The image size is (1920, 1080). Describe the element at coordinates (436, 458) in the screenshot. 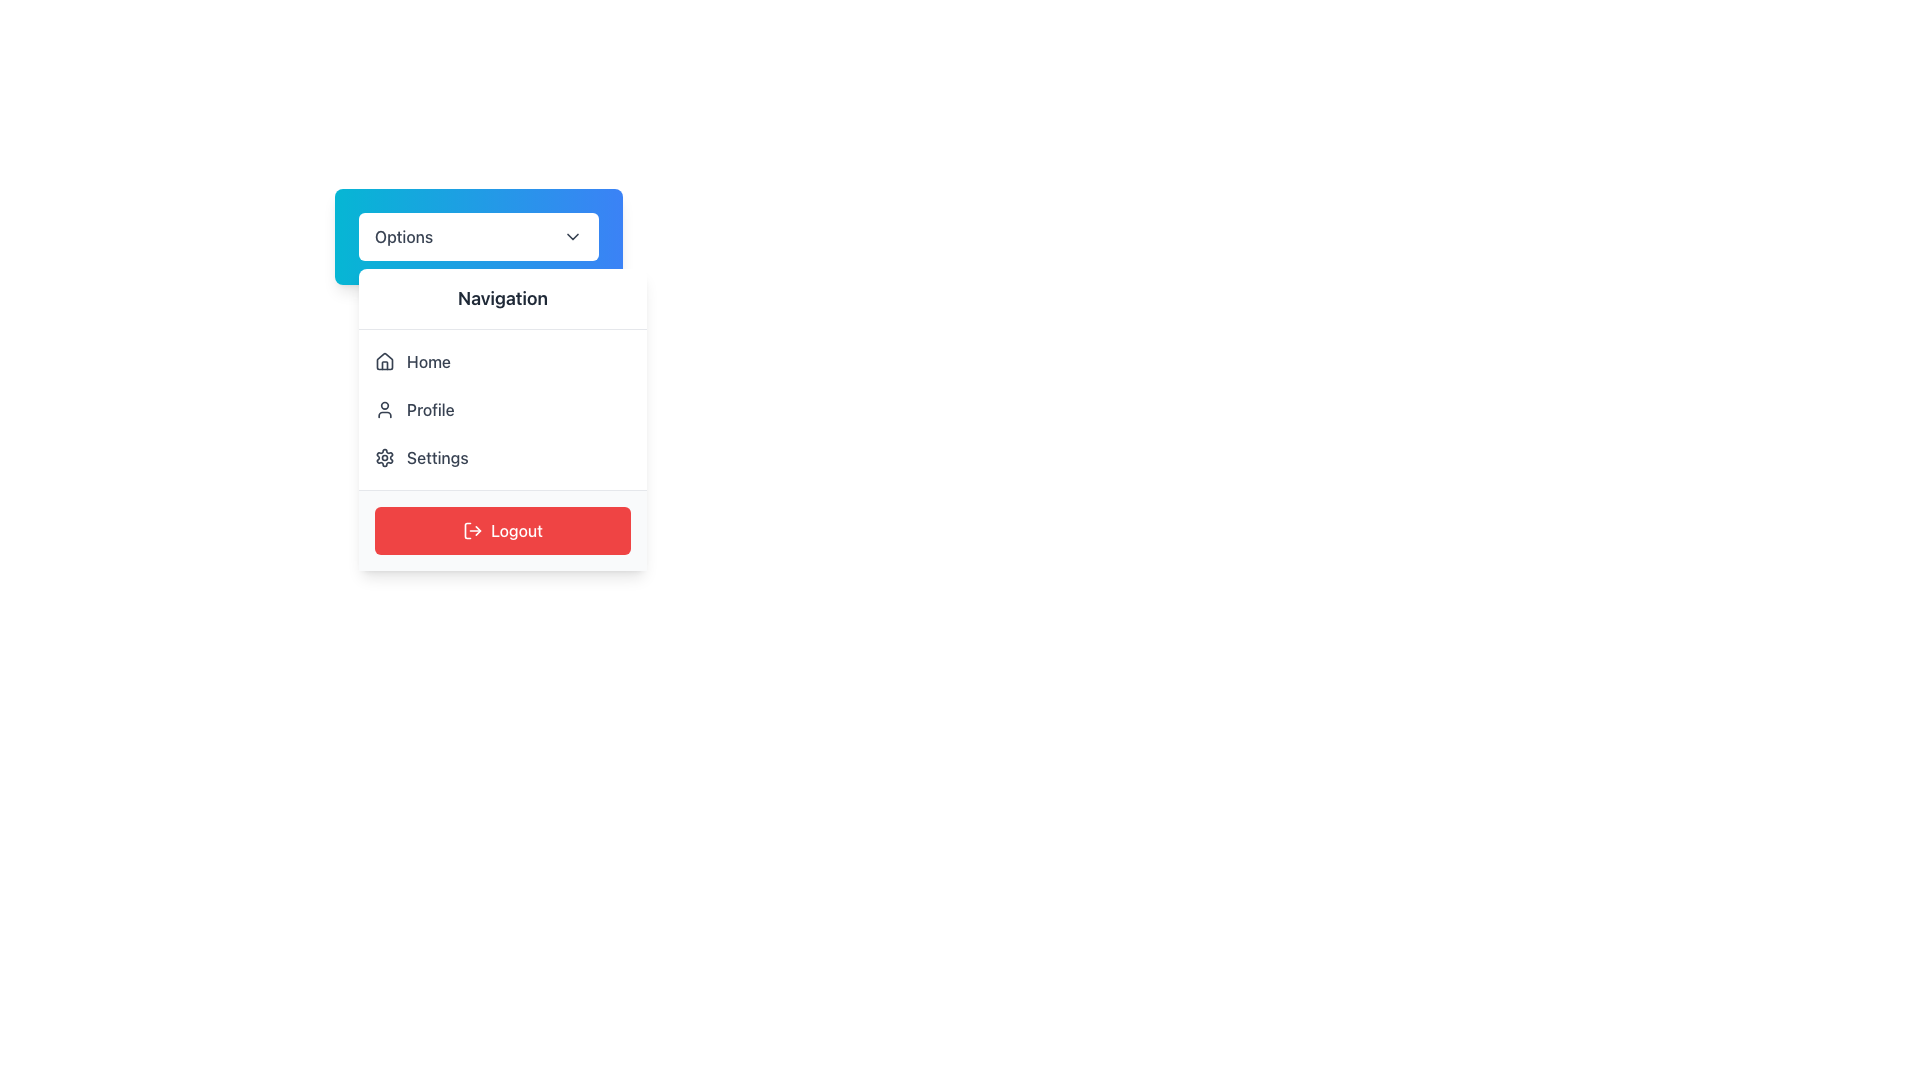

I see `the 'Settings' text label, which is displayed in medium gray font and located to the right of a cogwheel icon within the dropdown menu under the navigation section` at that location.